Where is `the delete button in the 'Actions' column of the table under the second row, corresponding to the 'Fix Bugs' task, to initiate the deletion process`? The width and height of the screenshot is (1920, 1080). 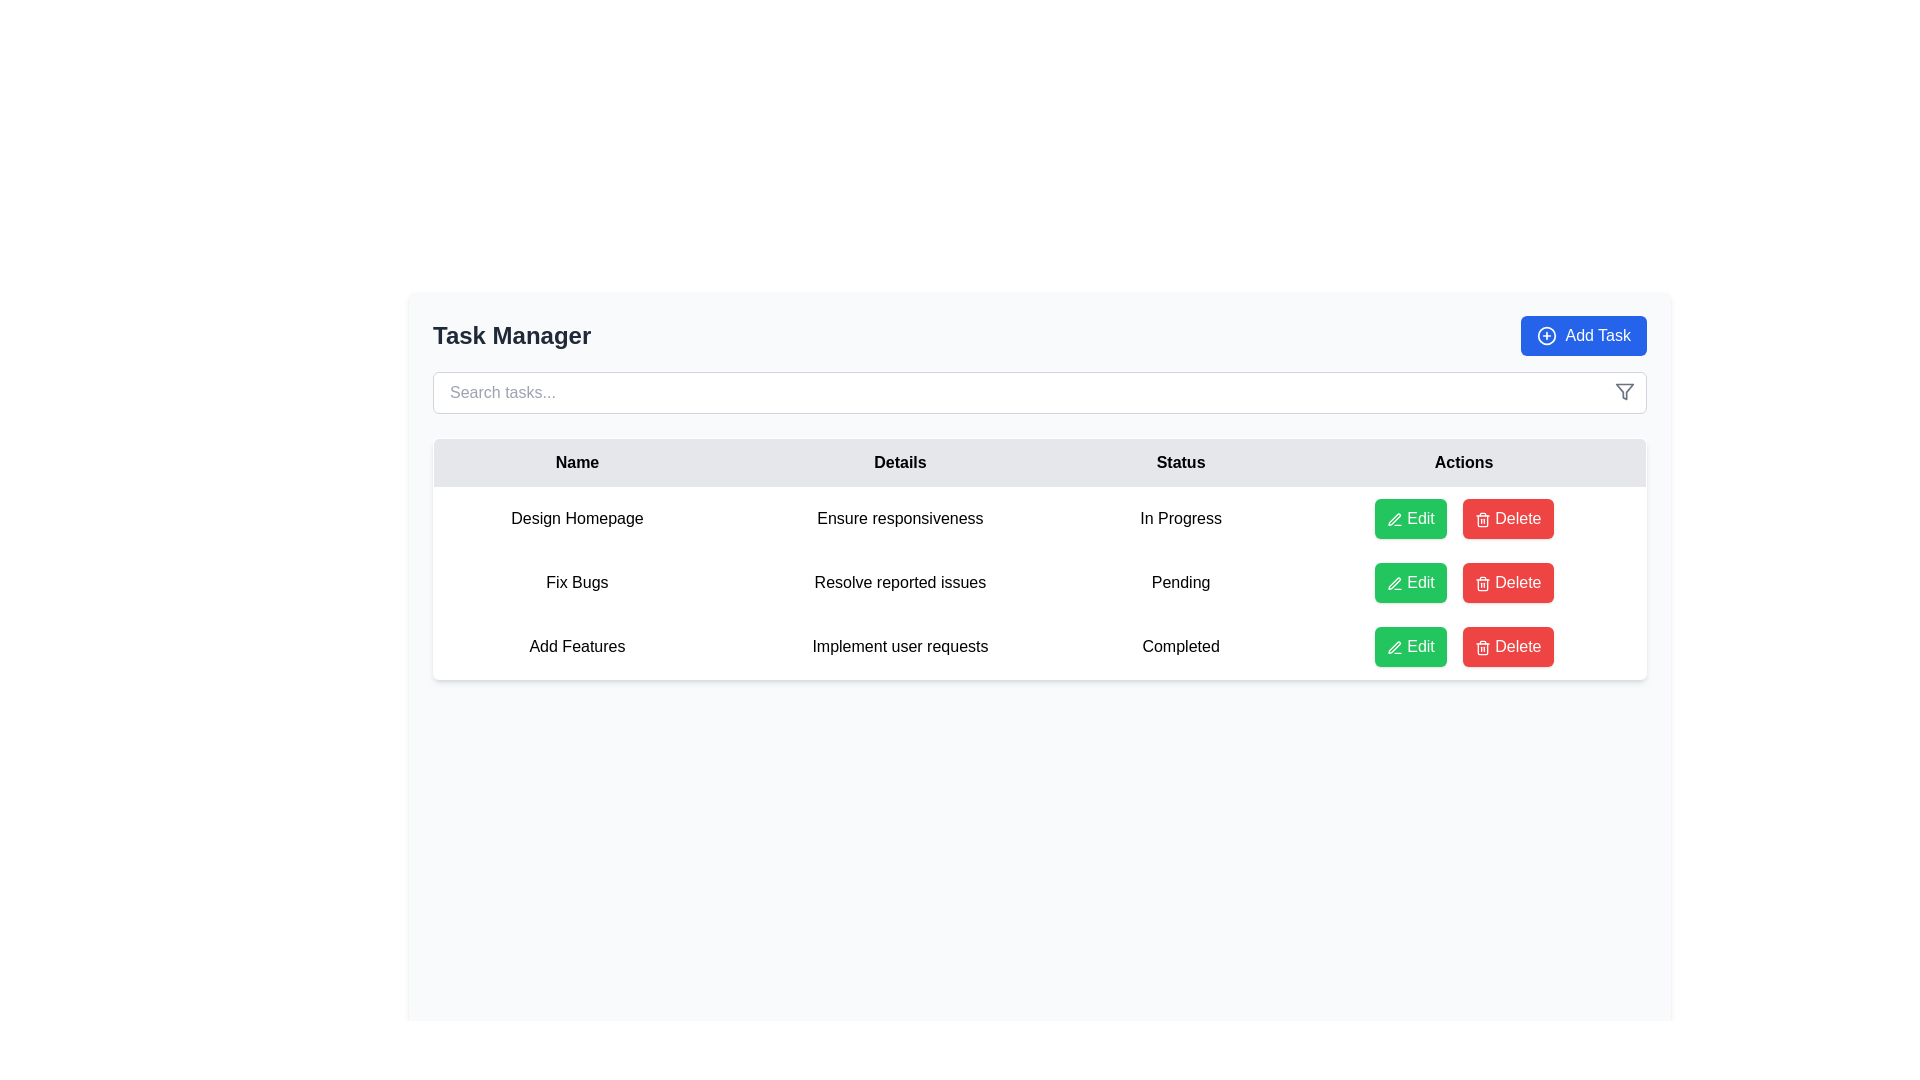
the delete button in the 'Actions' column of the table under the second row, corresponding to the 'Fix Bugs' task, to initiate the deletion process is located at coordinates (1507, 582).